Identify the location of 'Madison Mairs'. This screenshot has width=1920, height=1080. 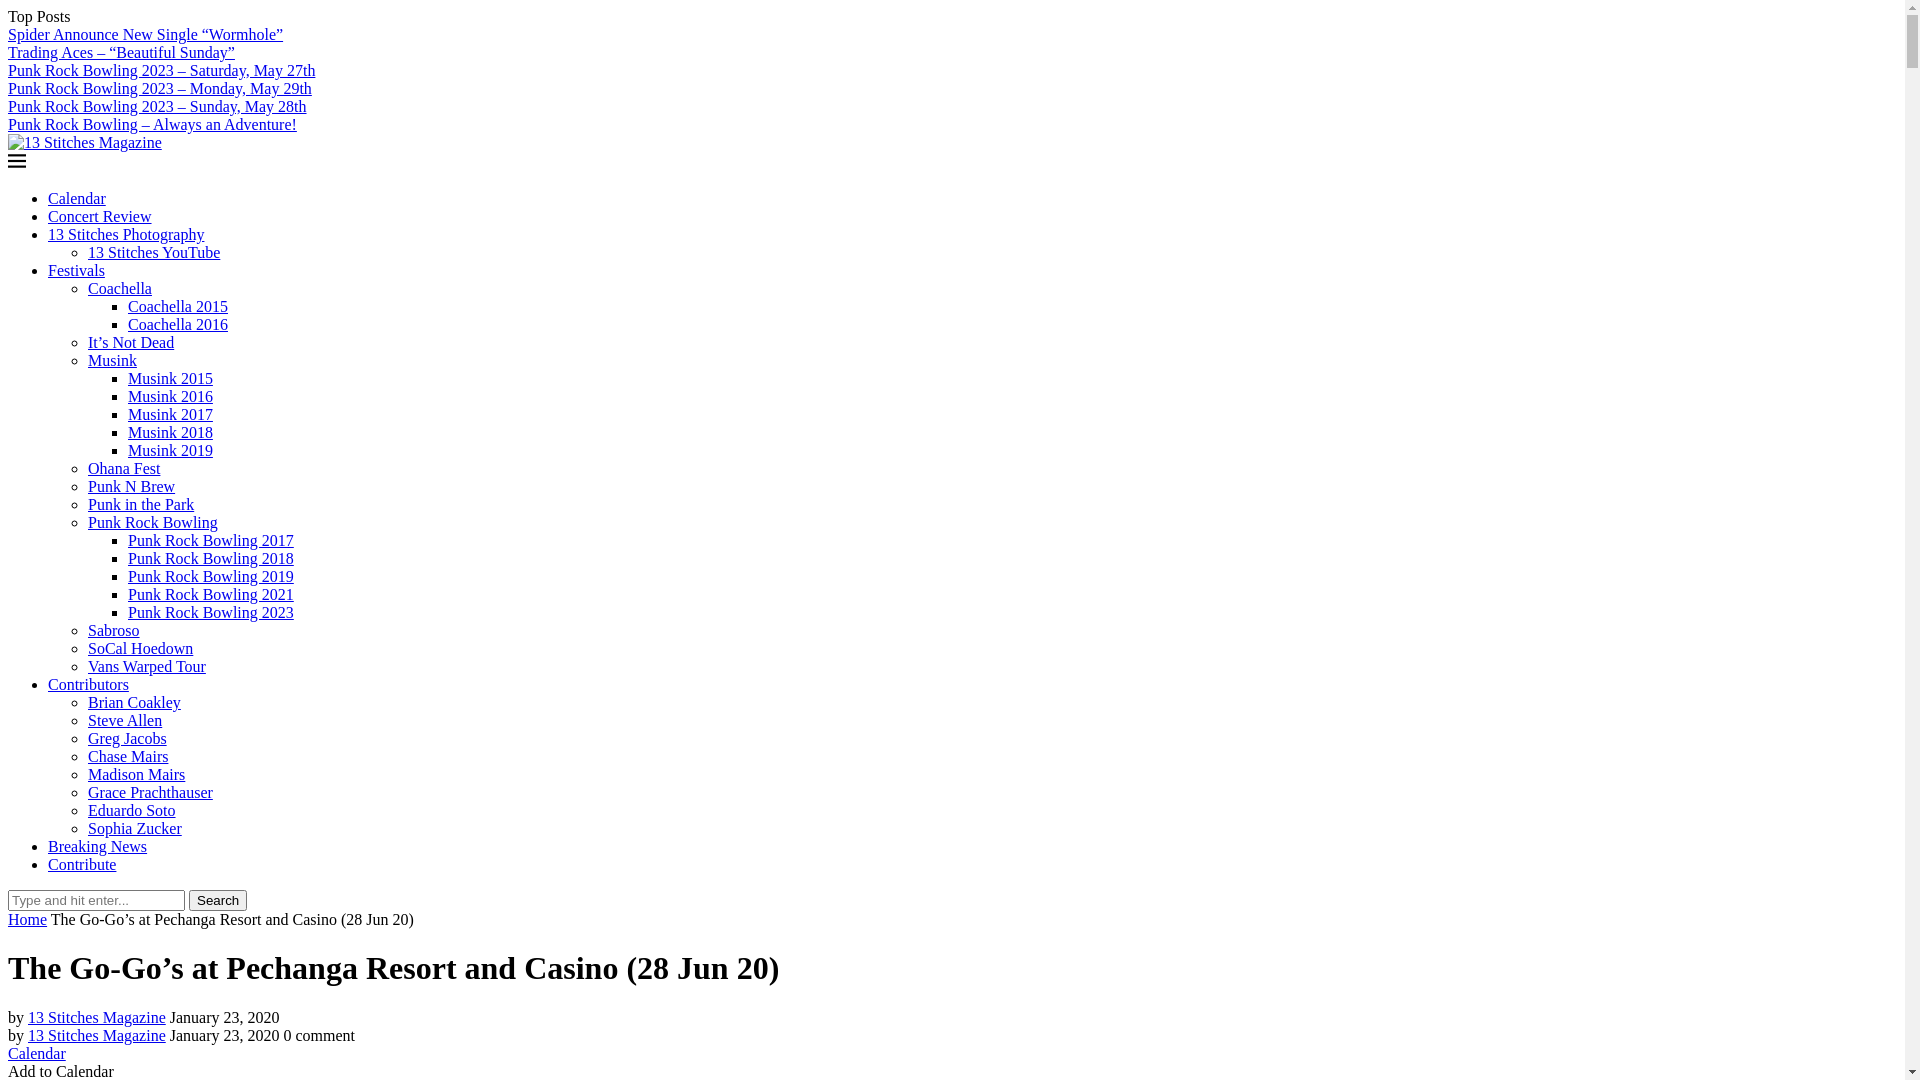
(135, 773).